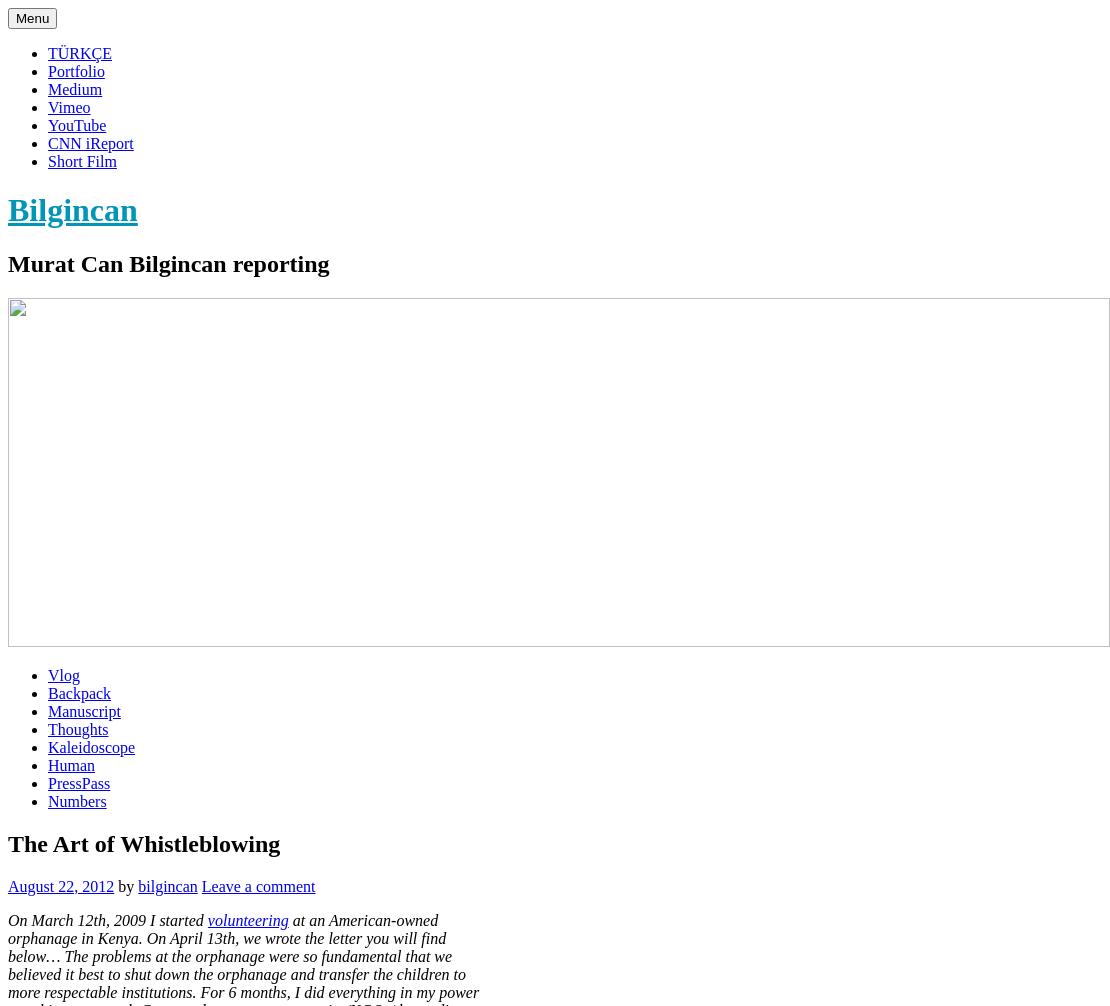 The width and height of the screenshot is (1110, 1006). What do you see at coordinates (143, 842) in the screenshot?
I see `'The Art of Whistleblowing'` at bounding box center [143, 842].